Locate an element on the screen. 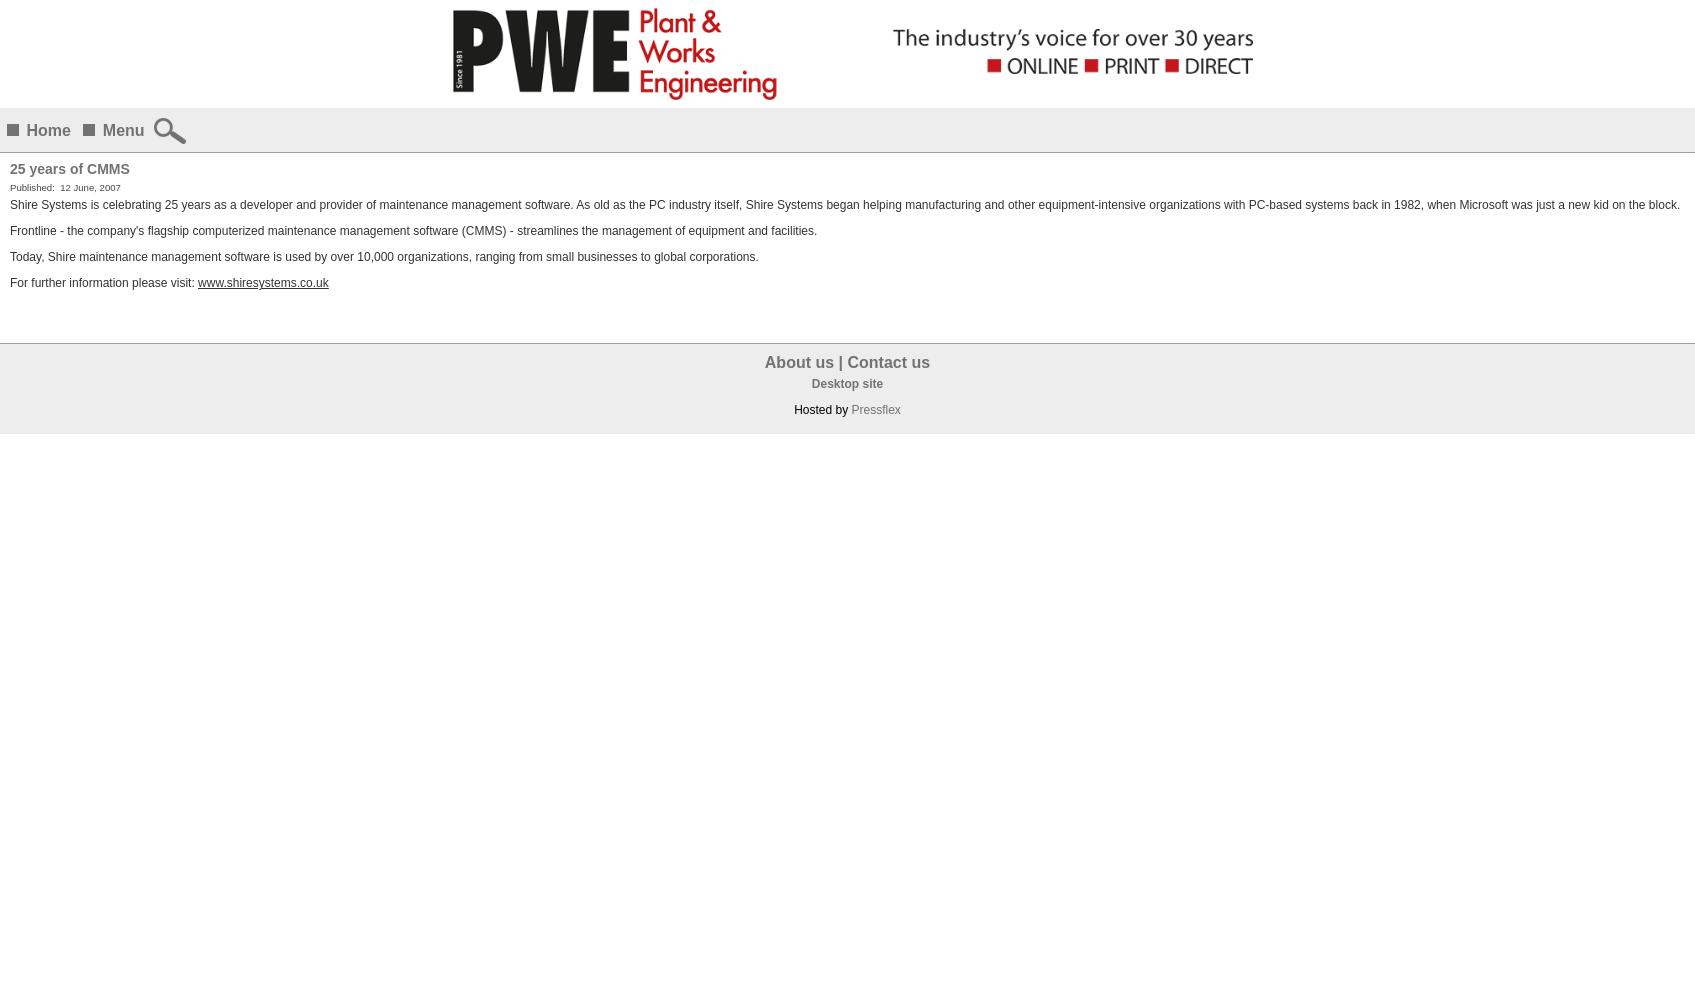  'Pressflex' is located at coordinates (874, 410).